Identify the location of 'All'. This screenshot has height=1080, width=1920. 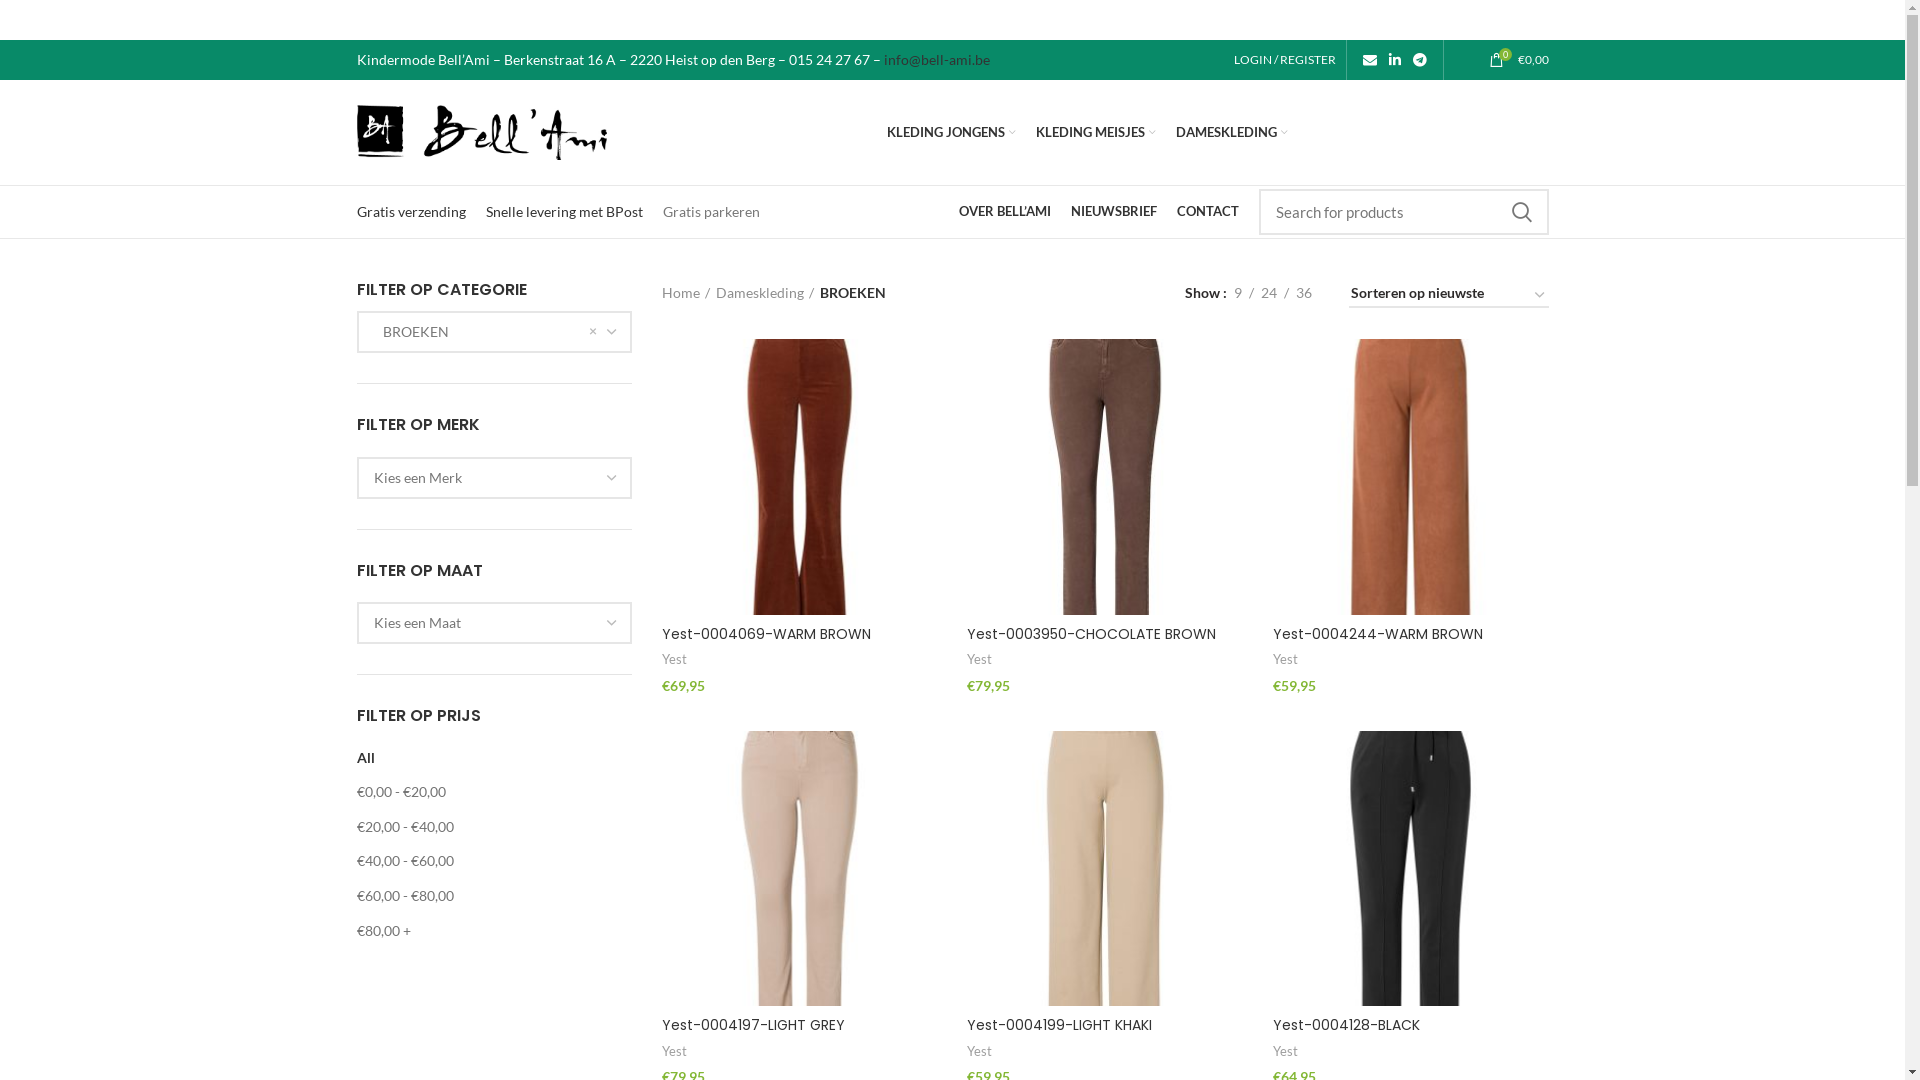
(364, 757).